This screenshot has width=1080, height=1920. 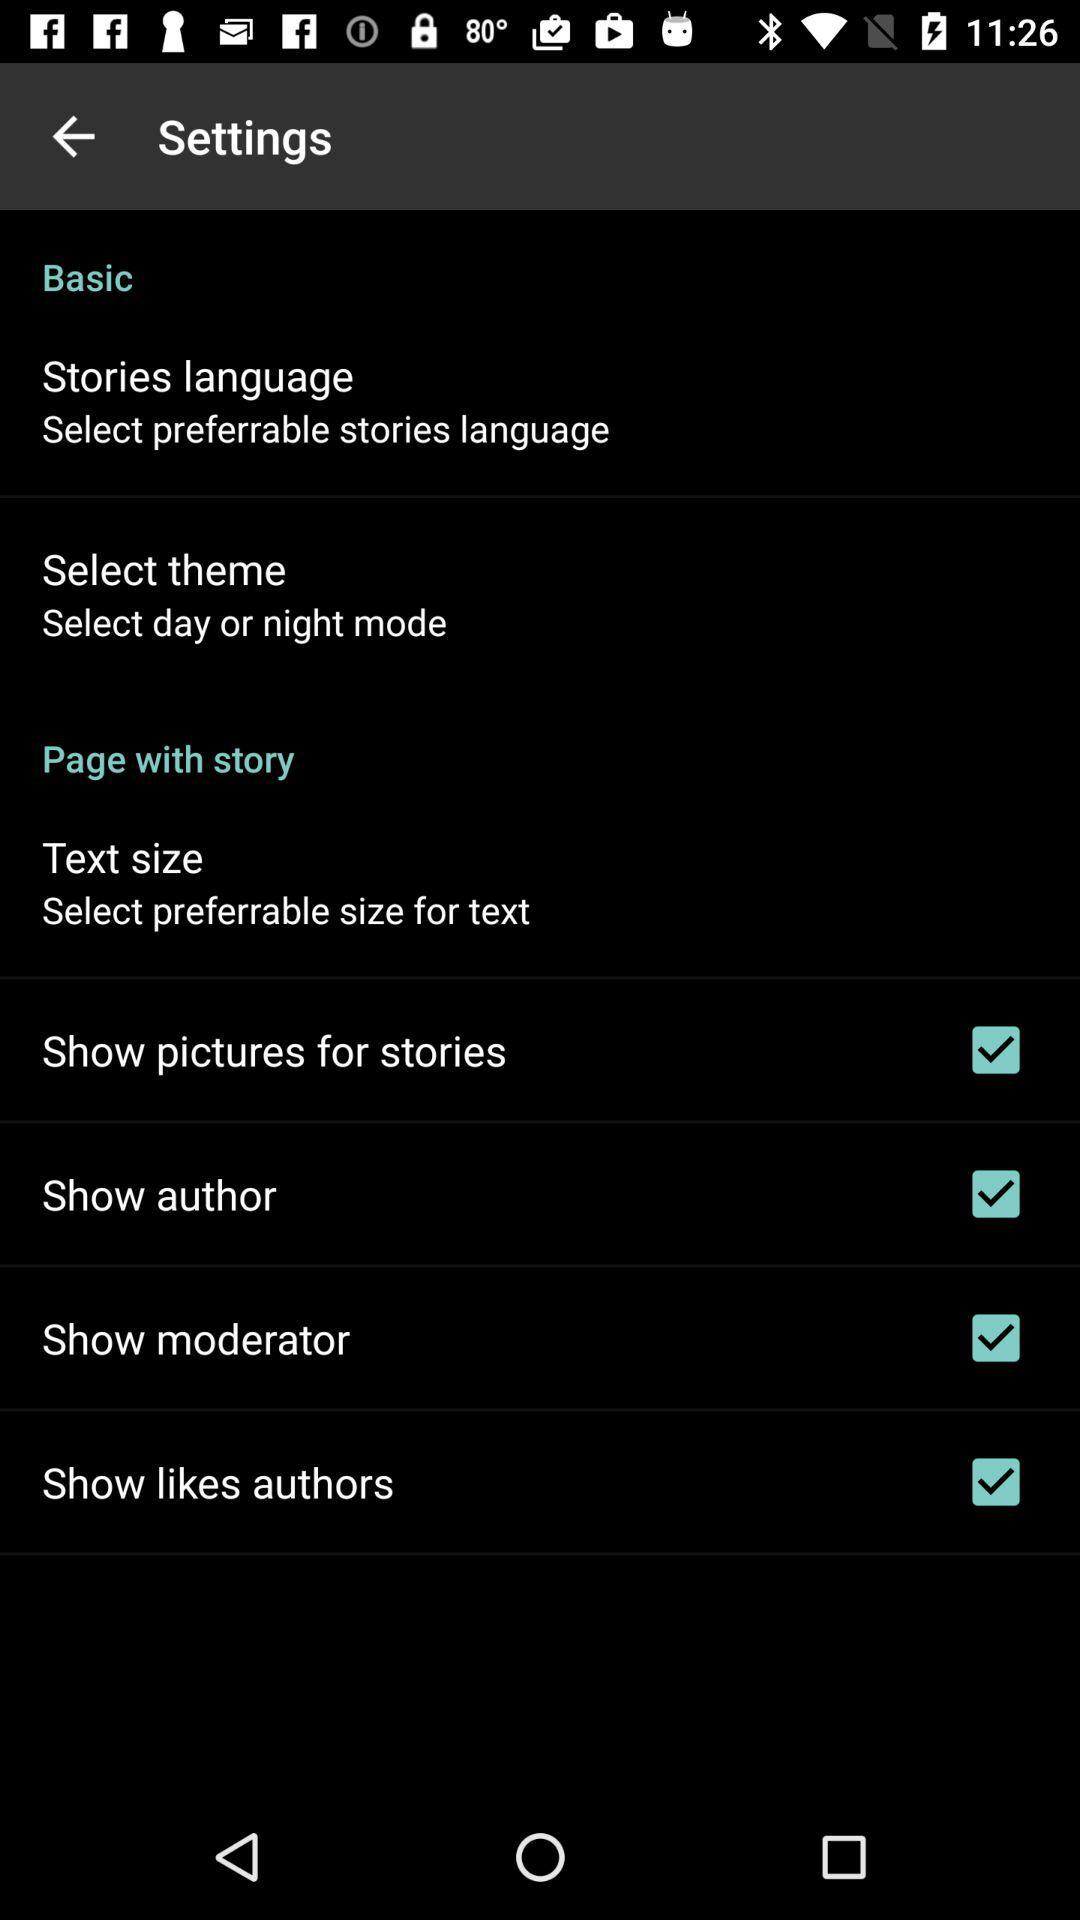 What do you see at coordinates (158, 1194) in the screenshot?
I see `show author item` at bounding box center [158, 1194].